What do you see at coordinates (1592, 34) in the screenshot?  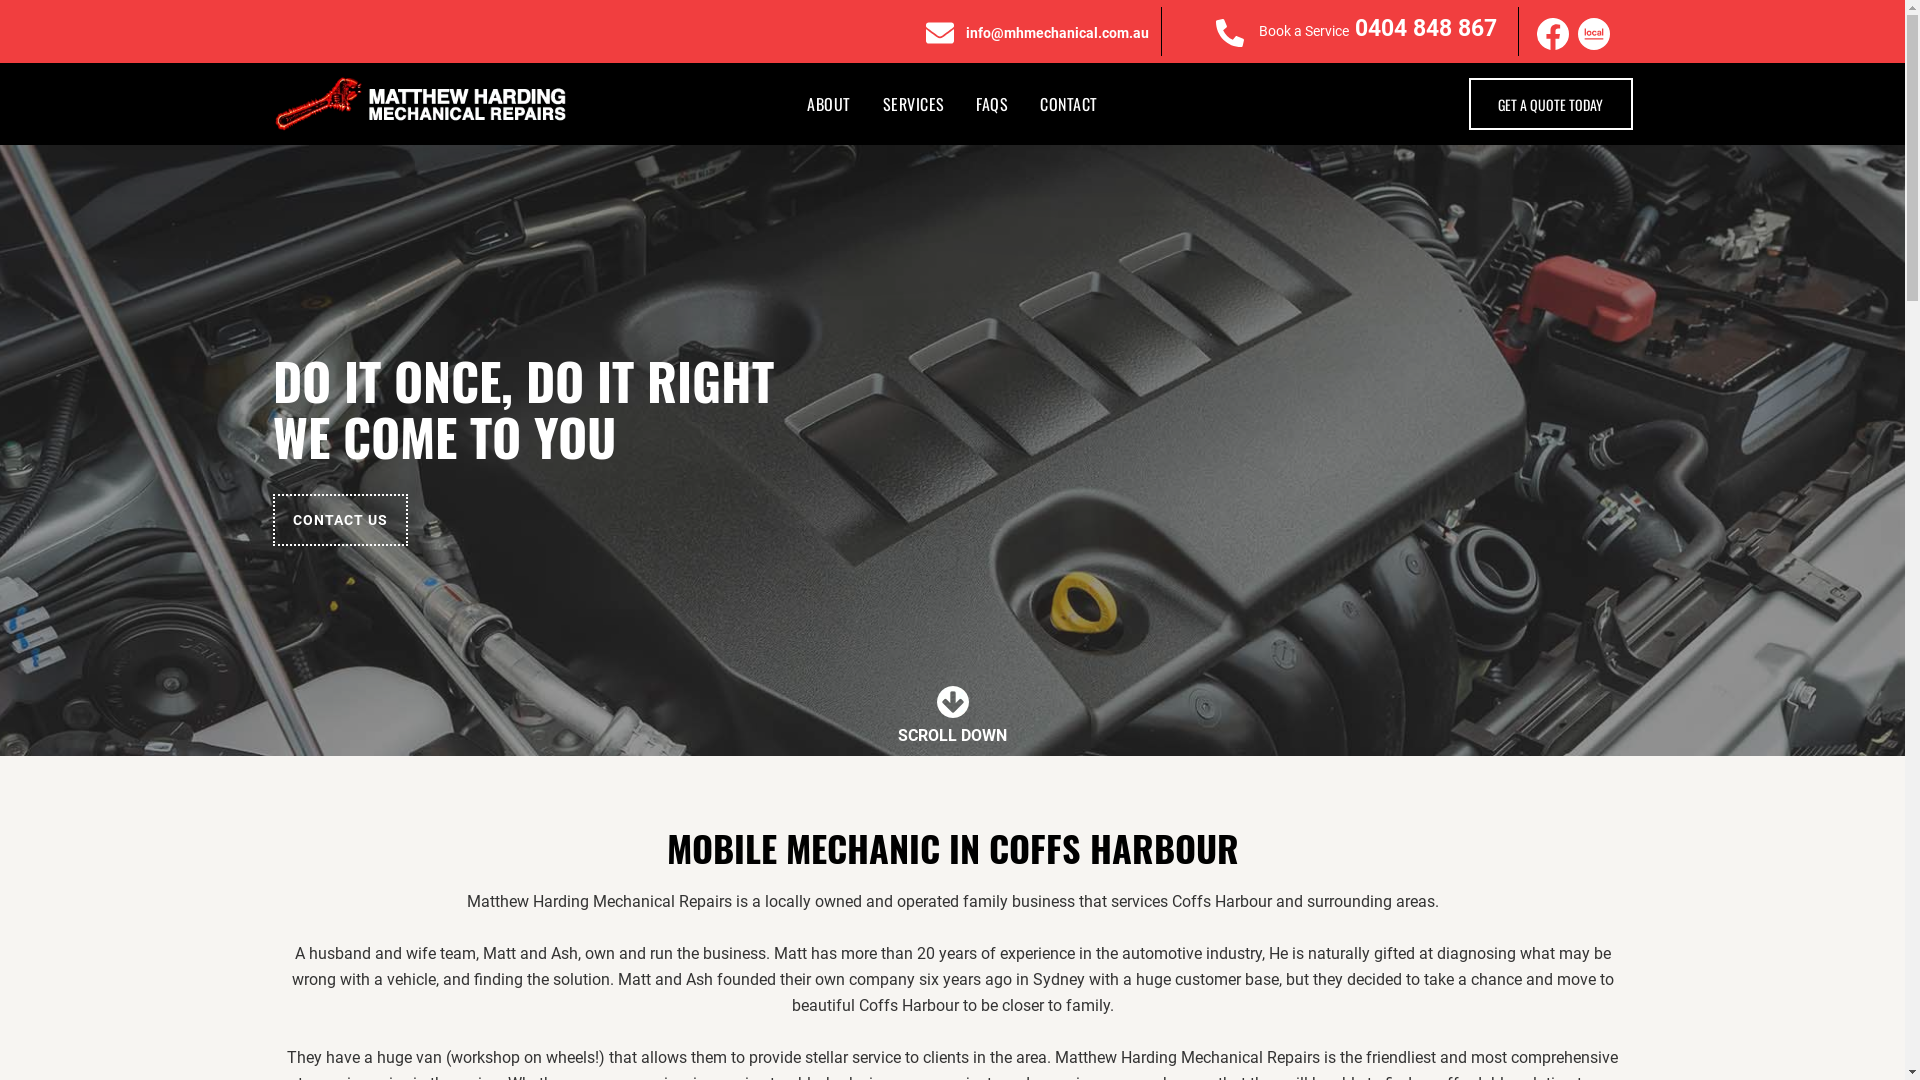 I see `'www.localsearch.com.au'` at bounding box center [1592, 34].